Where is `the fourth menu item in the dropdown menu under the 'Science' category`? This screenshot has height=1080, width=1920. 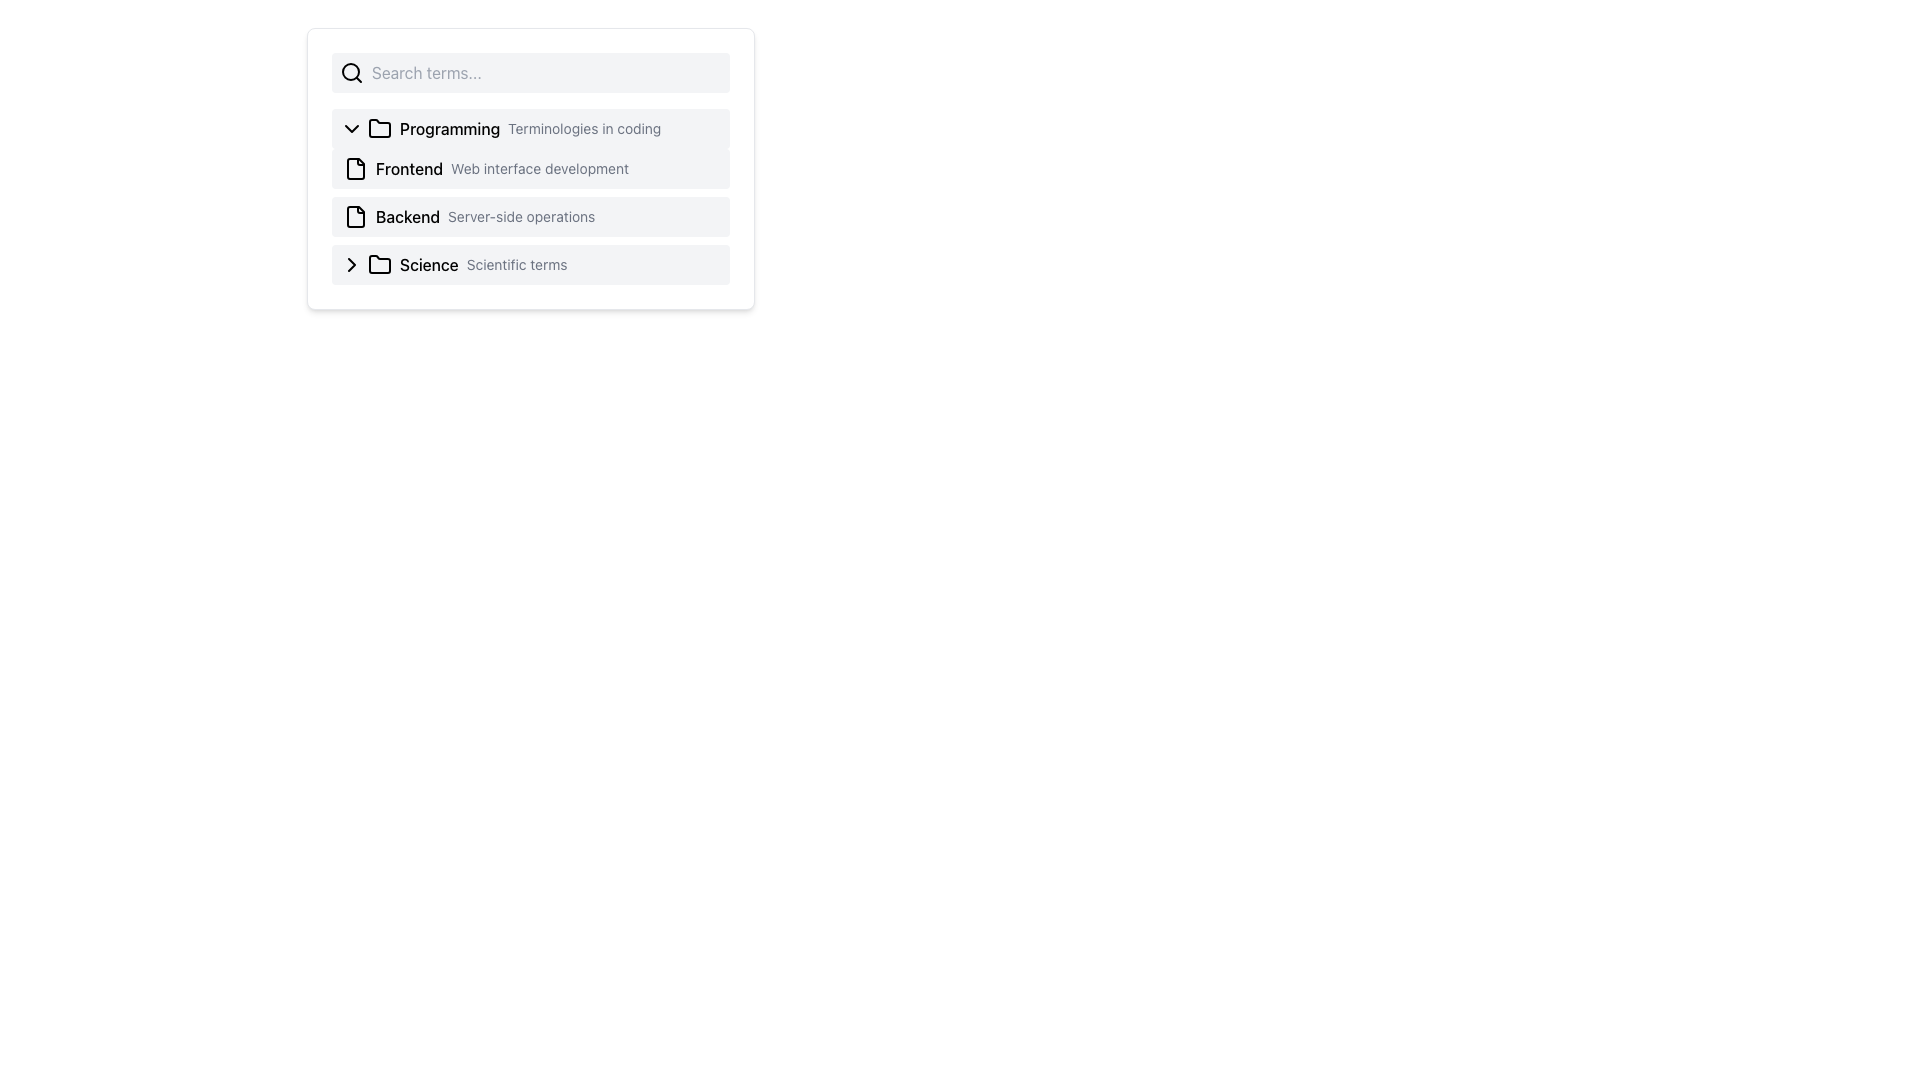 the fourth menu item in the dropdown menu under the 'Science' category is located at coordinates (531, 264).